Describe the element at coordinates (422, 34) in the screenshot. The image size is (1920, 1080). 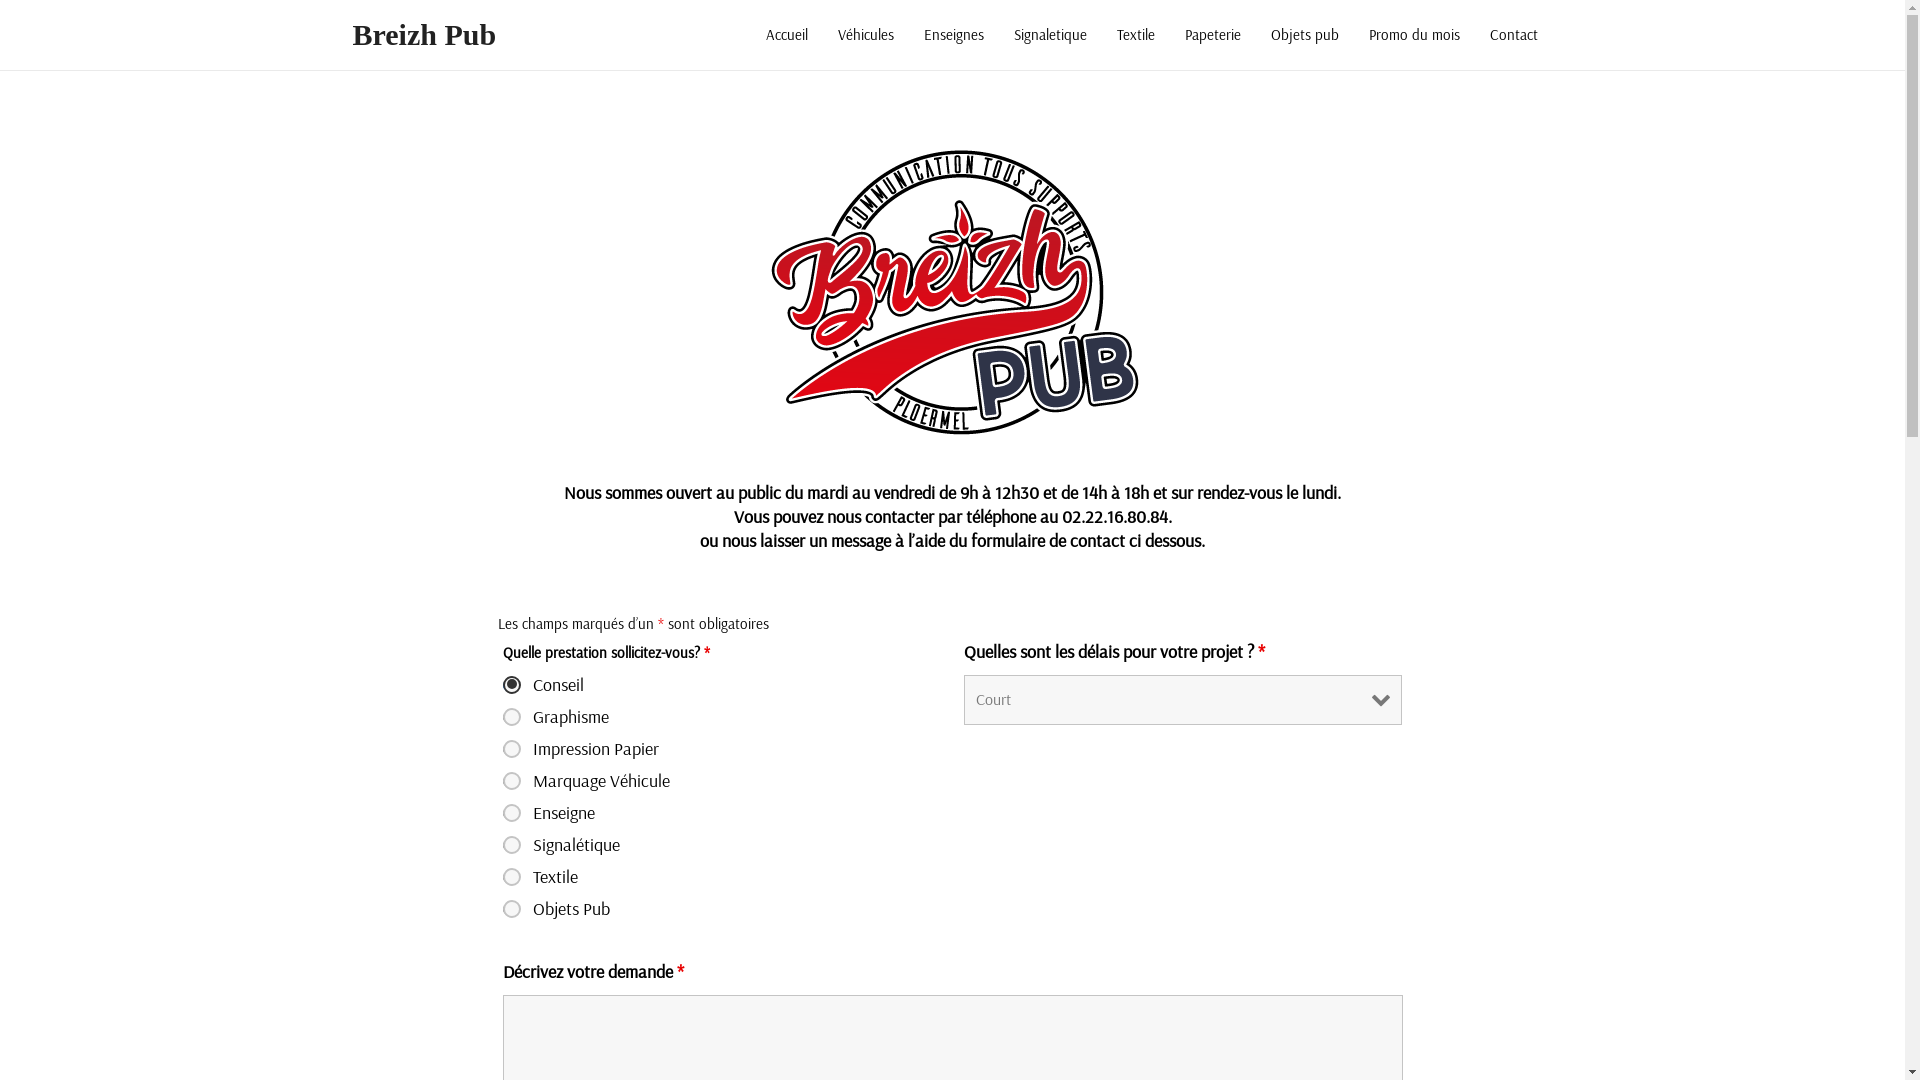
I see `'Breizh Pub'` at that location.